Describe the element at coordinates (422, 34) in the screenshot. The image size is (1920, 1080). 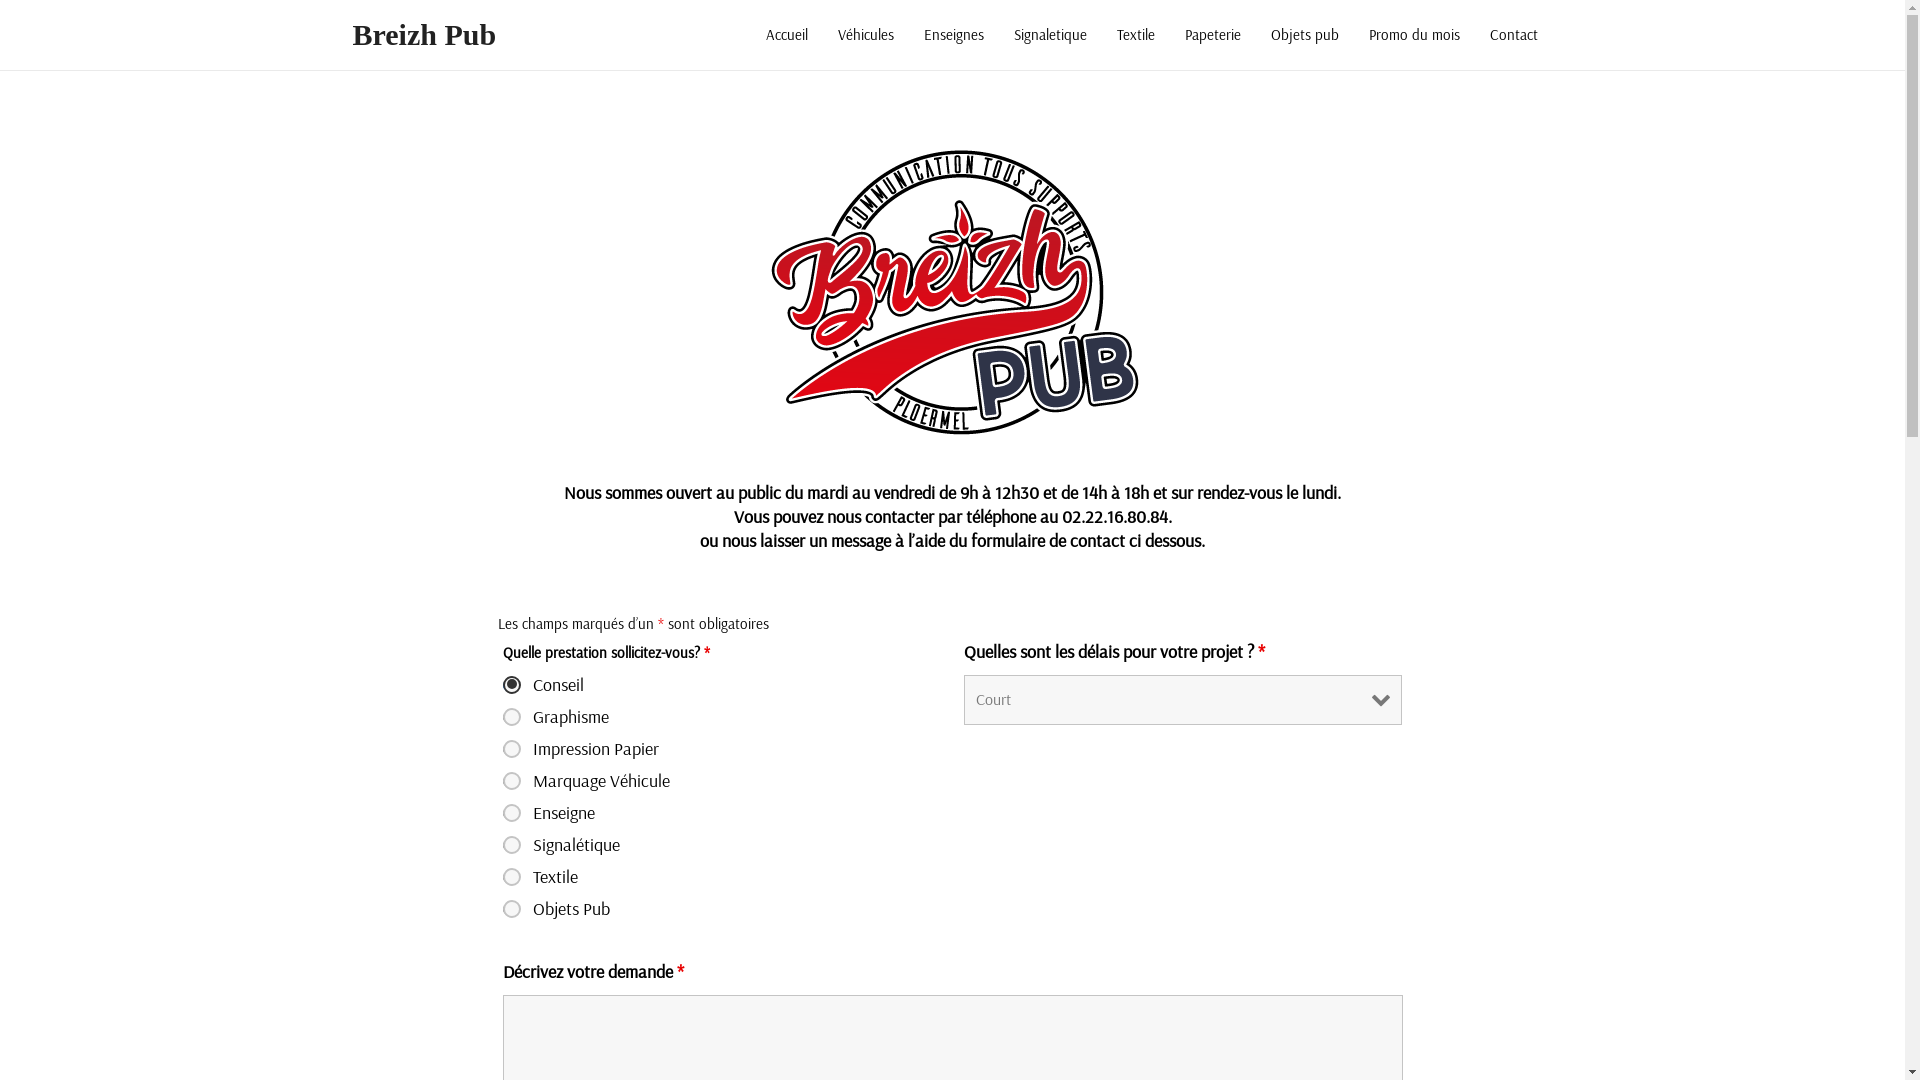
I see `'Breizh Pub'` at that location.